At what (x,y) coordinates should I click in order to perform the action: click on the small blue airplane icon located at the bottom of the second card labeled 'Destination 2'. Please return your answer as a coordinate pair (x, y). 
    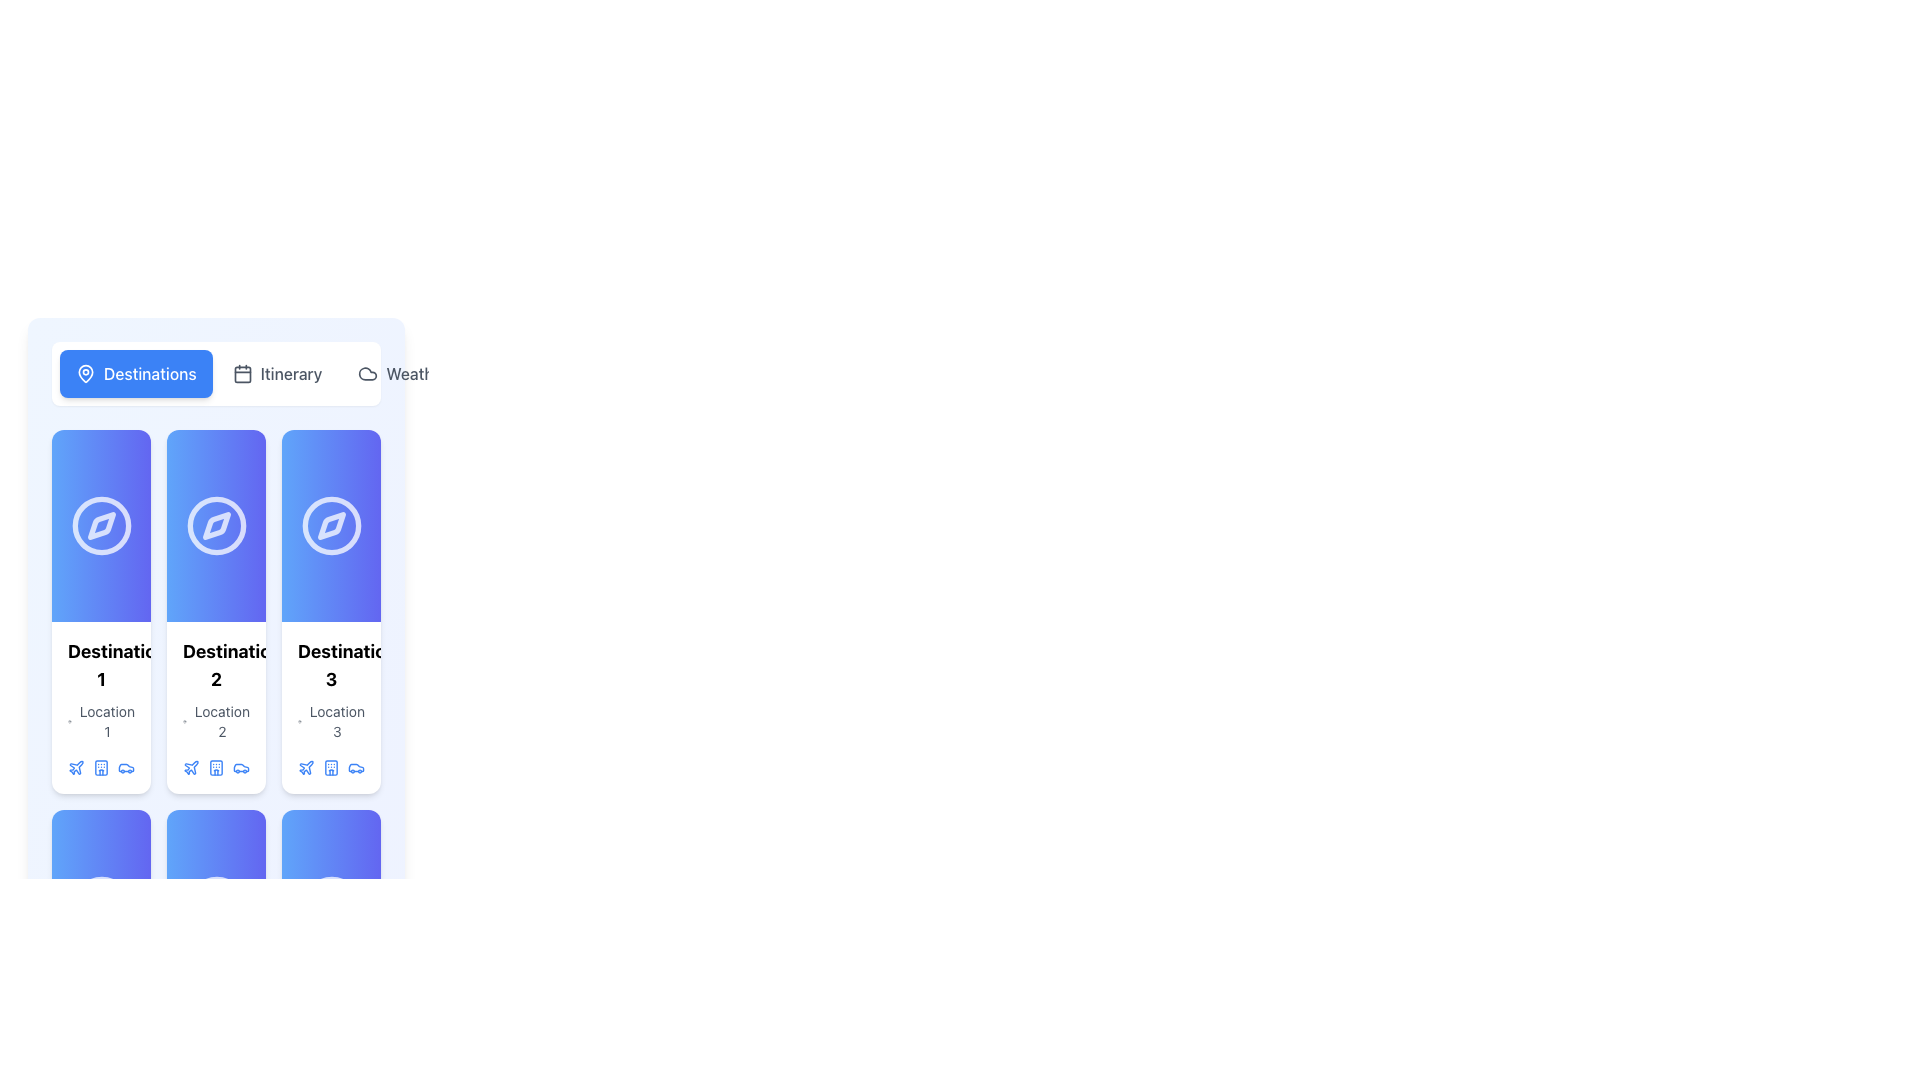
    Looking at the image, I should click on (191, 766).